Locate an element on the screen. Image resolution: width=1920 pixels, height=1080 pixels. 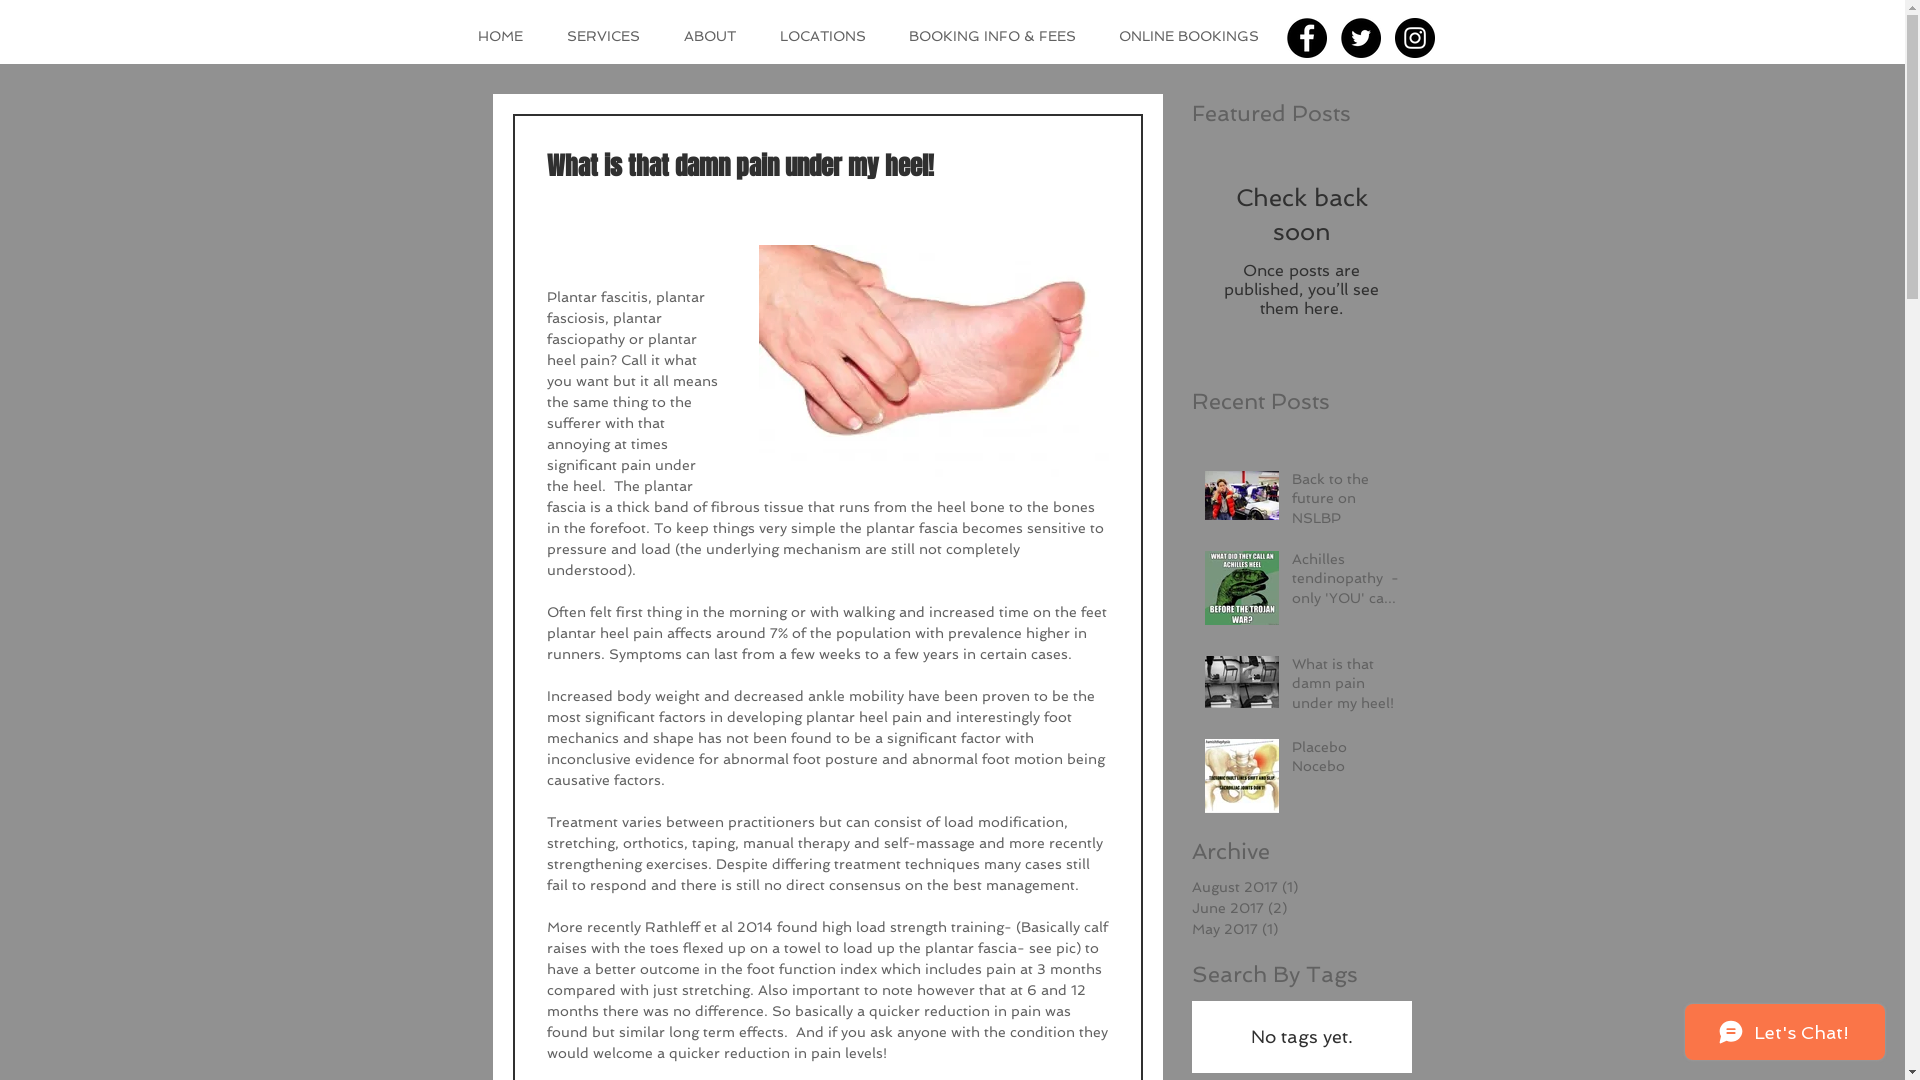
'Achilles tendinopathy  -only 'YOU' can fix it.' is located at coordinates (1291, 583).